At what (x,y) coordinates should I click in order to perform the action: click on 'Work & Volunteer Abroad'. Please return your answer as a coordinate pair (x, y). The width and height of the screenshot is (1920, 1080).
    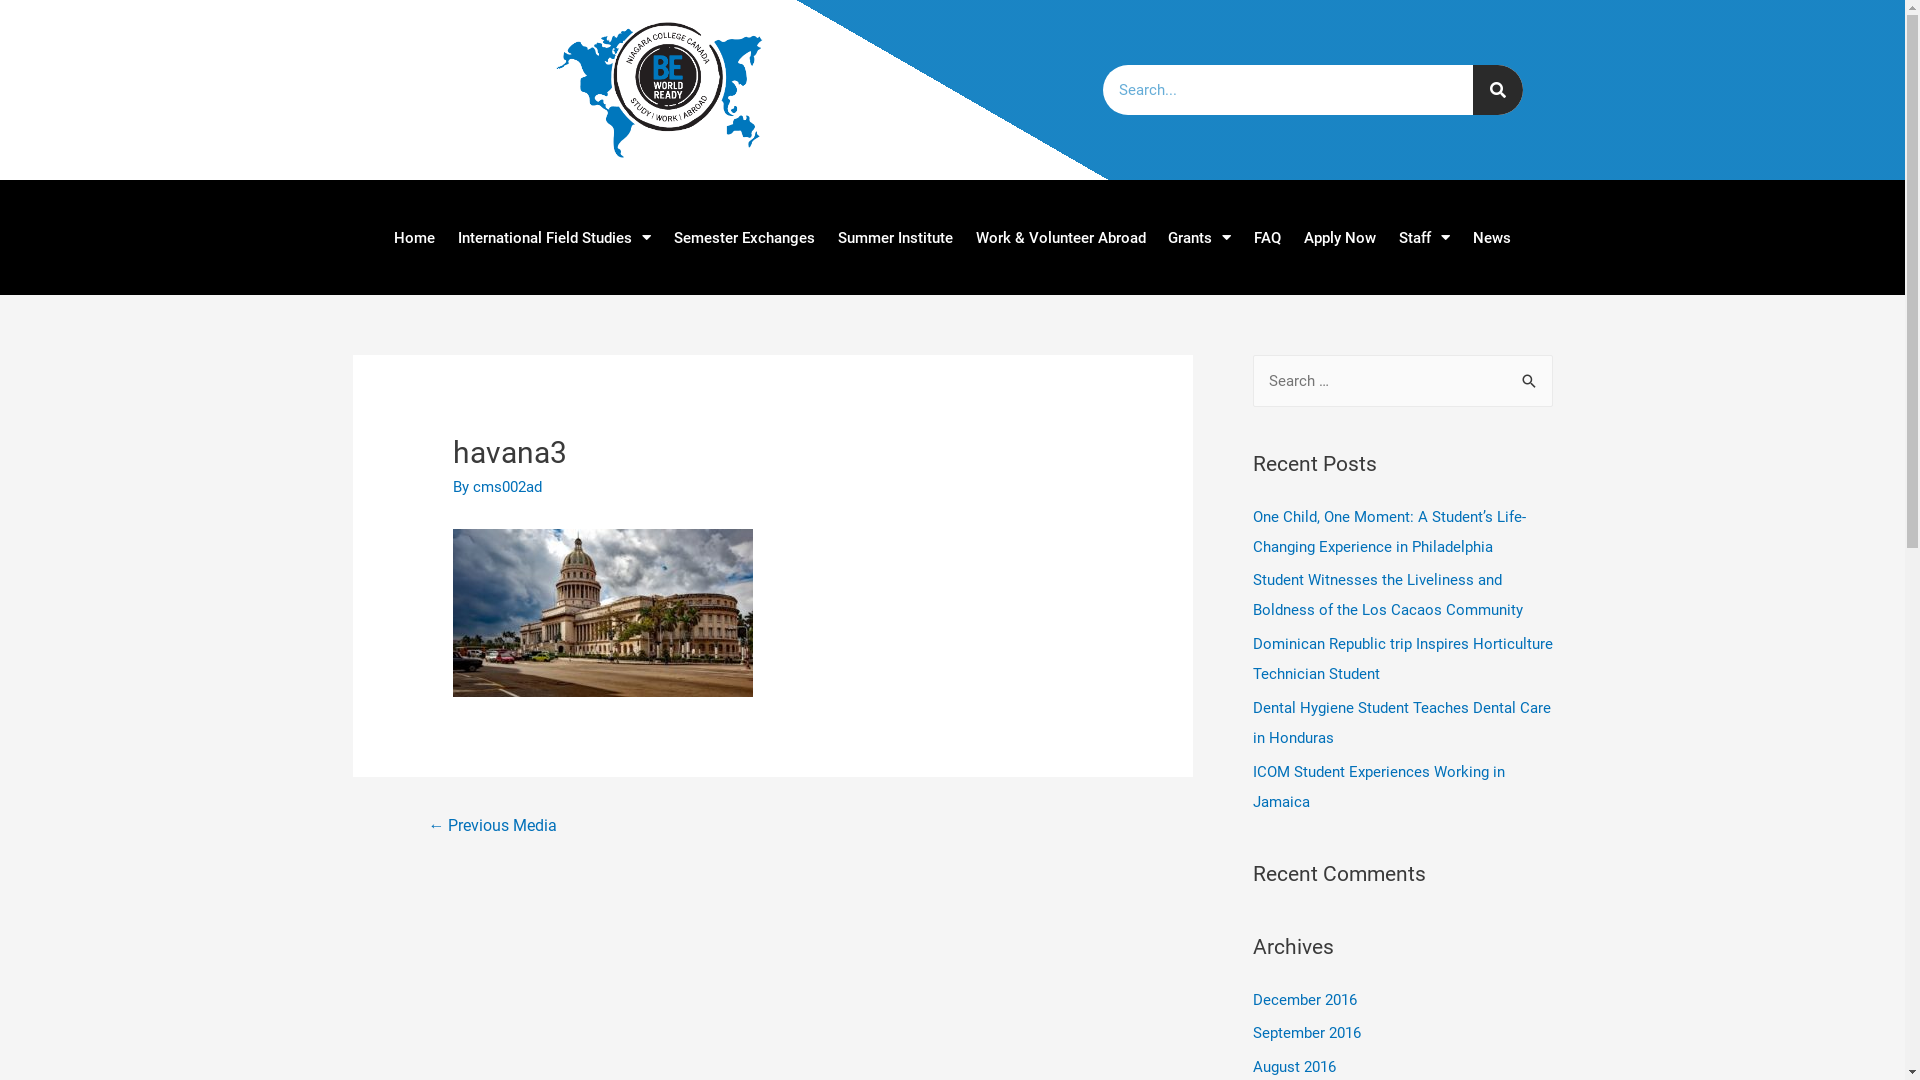
    Looking at the image, I should click on (964, 235).